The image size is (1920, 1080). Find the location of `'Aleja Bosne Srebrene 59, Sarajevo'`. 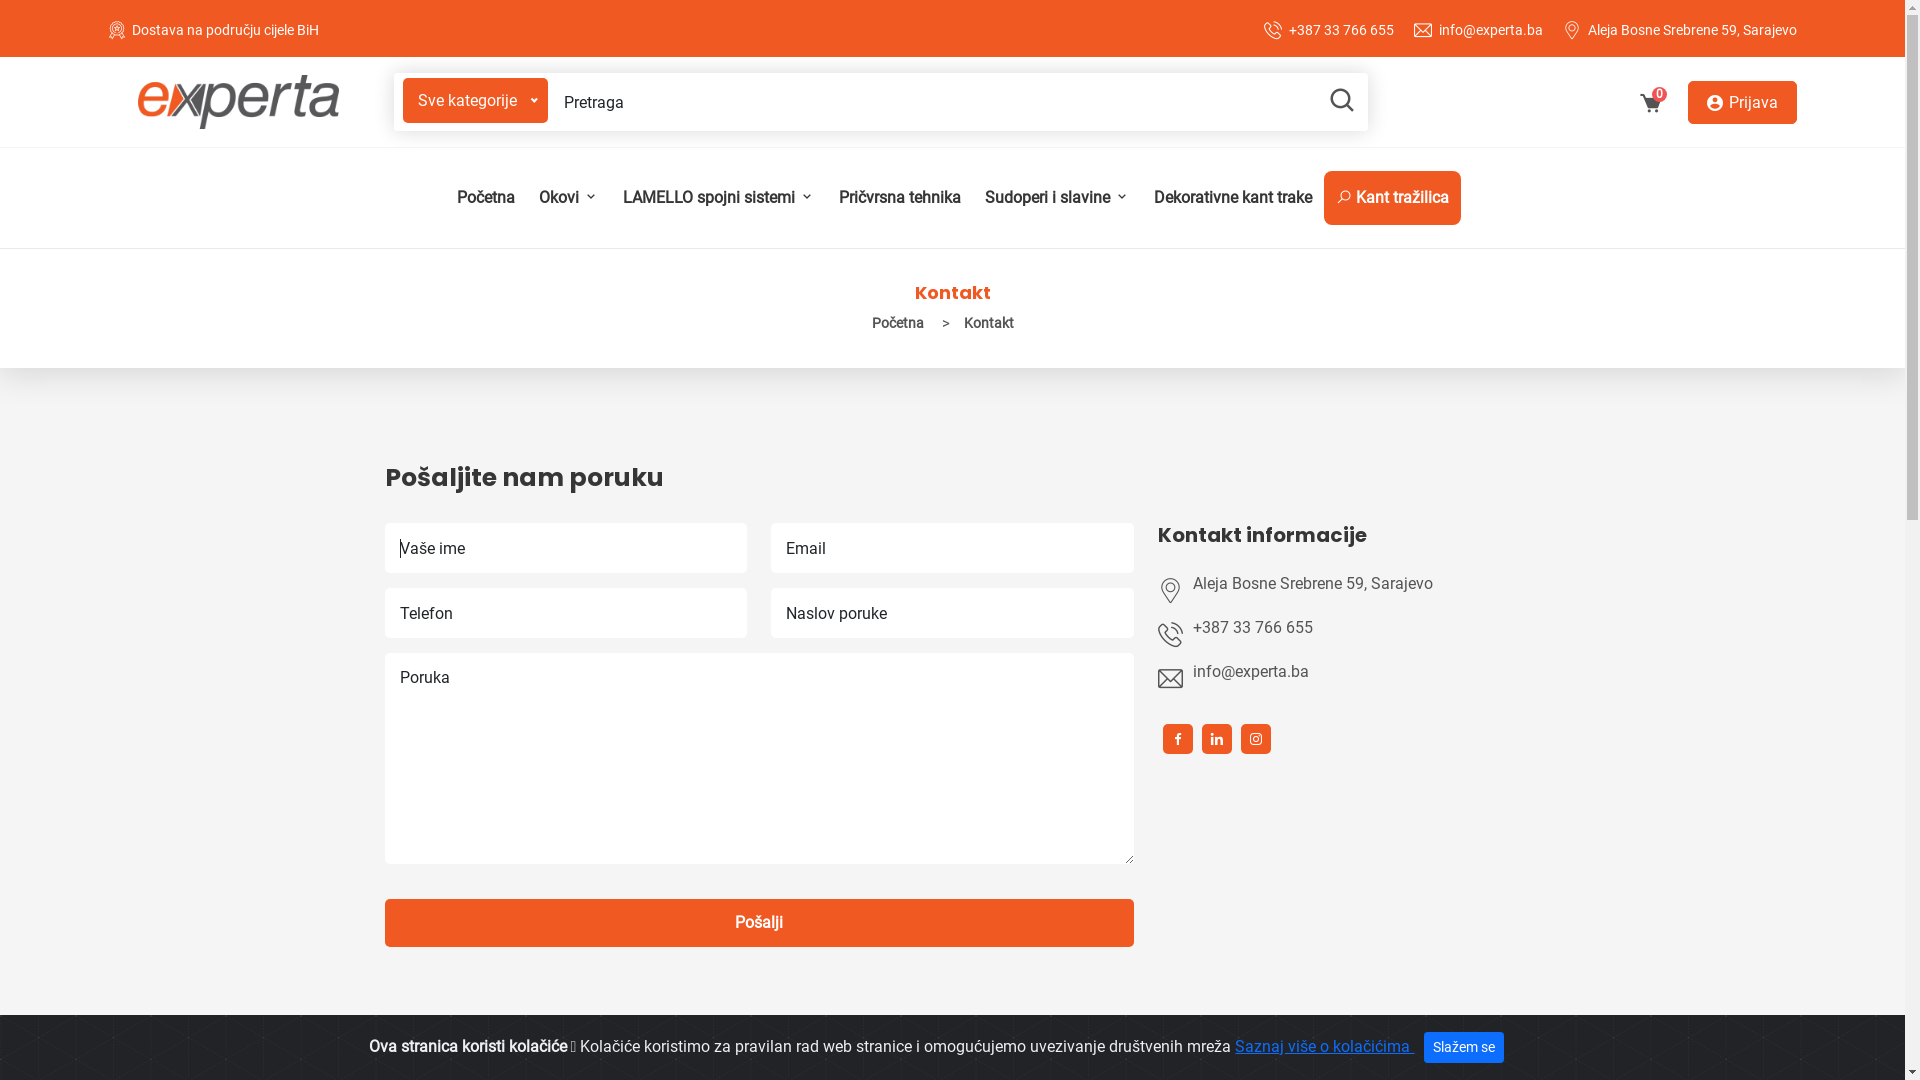

'Aleja Bosne Srebrene 59, Sarajevo' is located at coordinates (1691, 30).